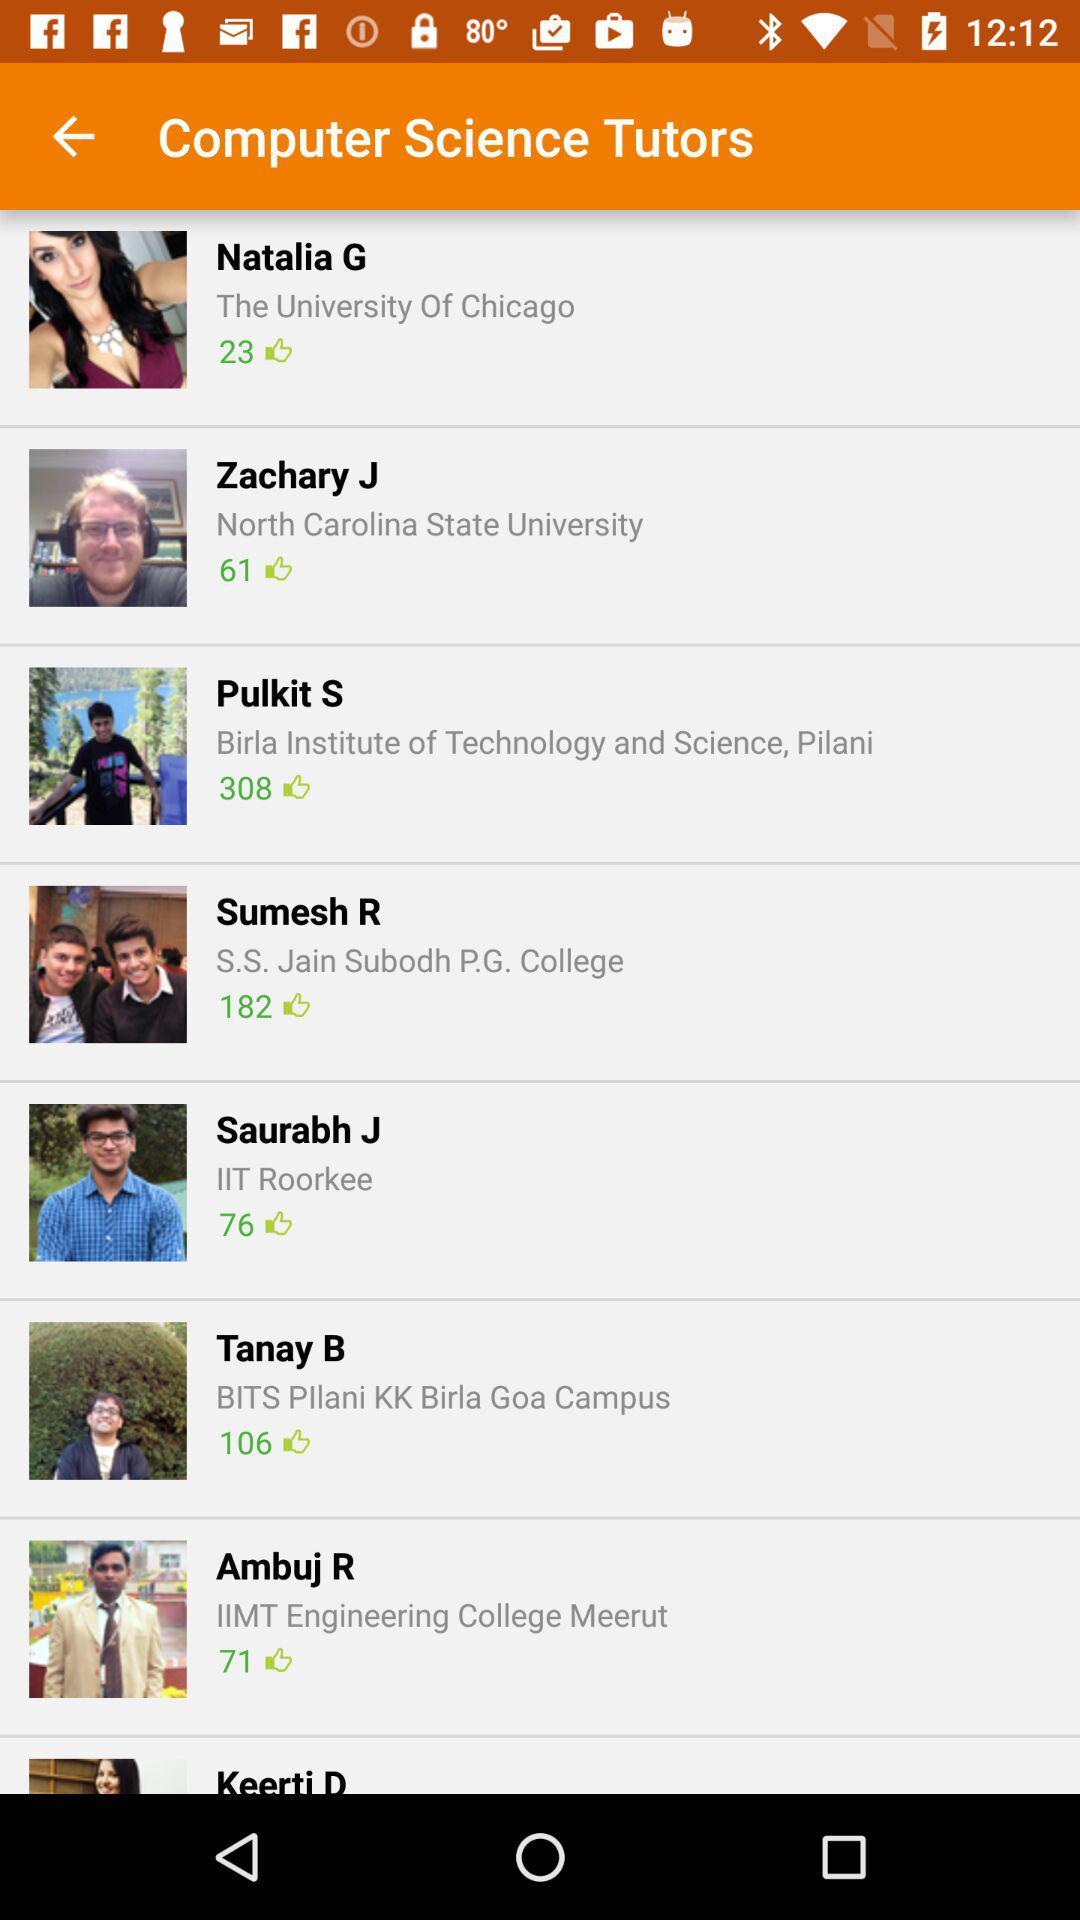  I want to click on the icon to the left of the computer science tutors, so click(72, 135).